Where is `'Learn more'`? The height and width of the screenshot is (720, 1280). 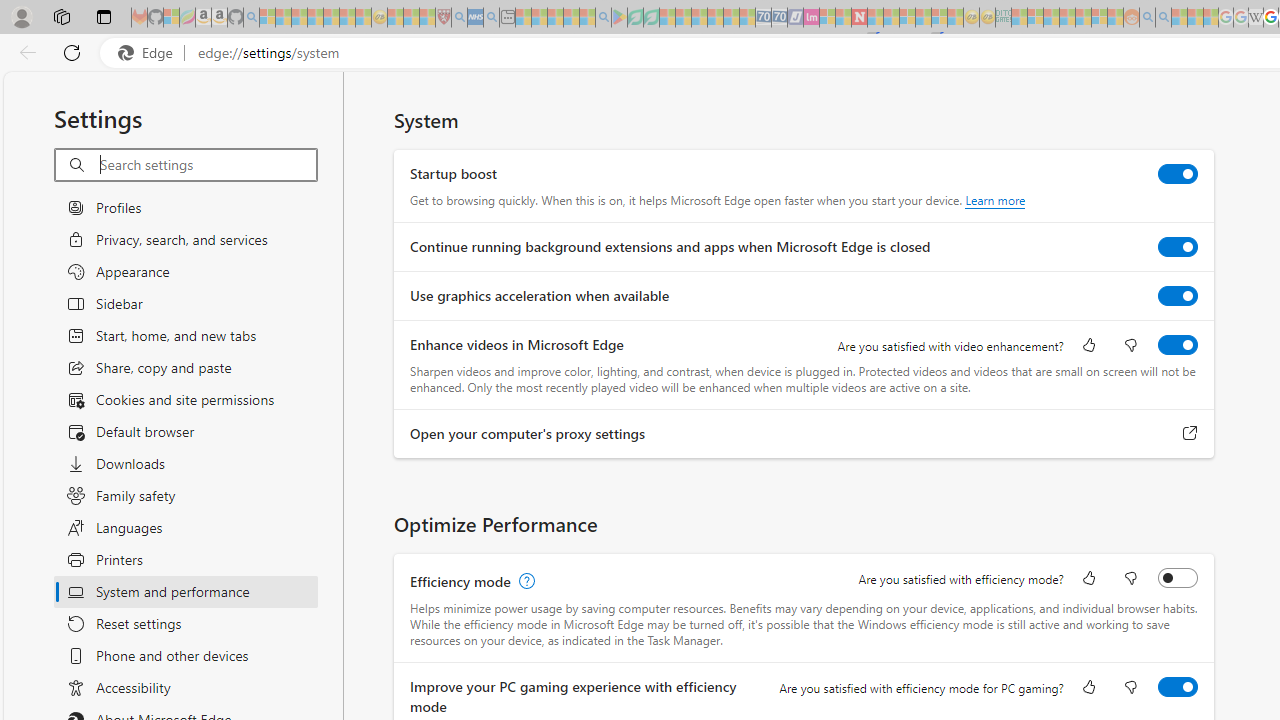 'Learn more' is located at coordinates (995, 200).